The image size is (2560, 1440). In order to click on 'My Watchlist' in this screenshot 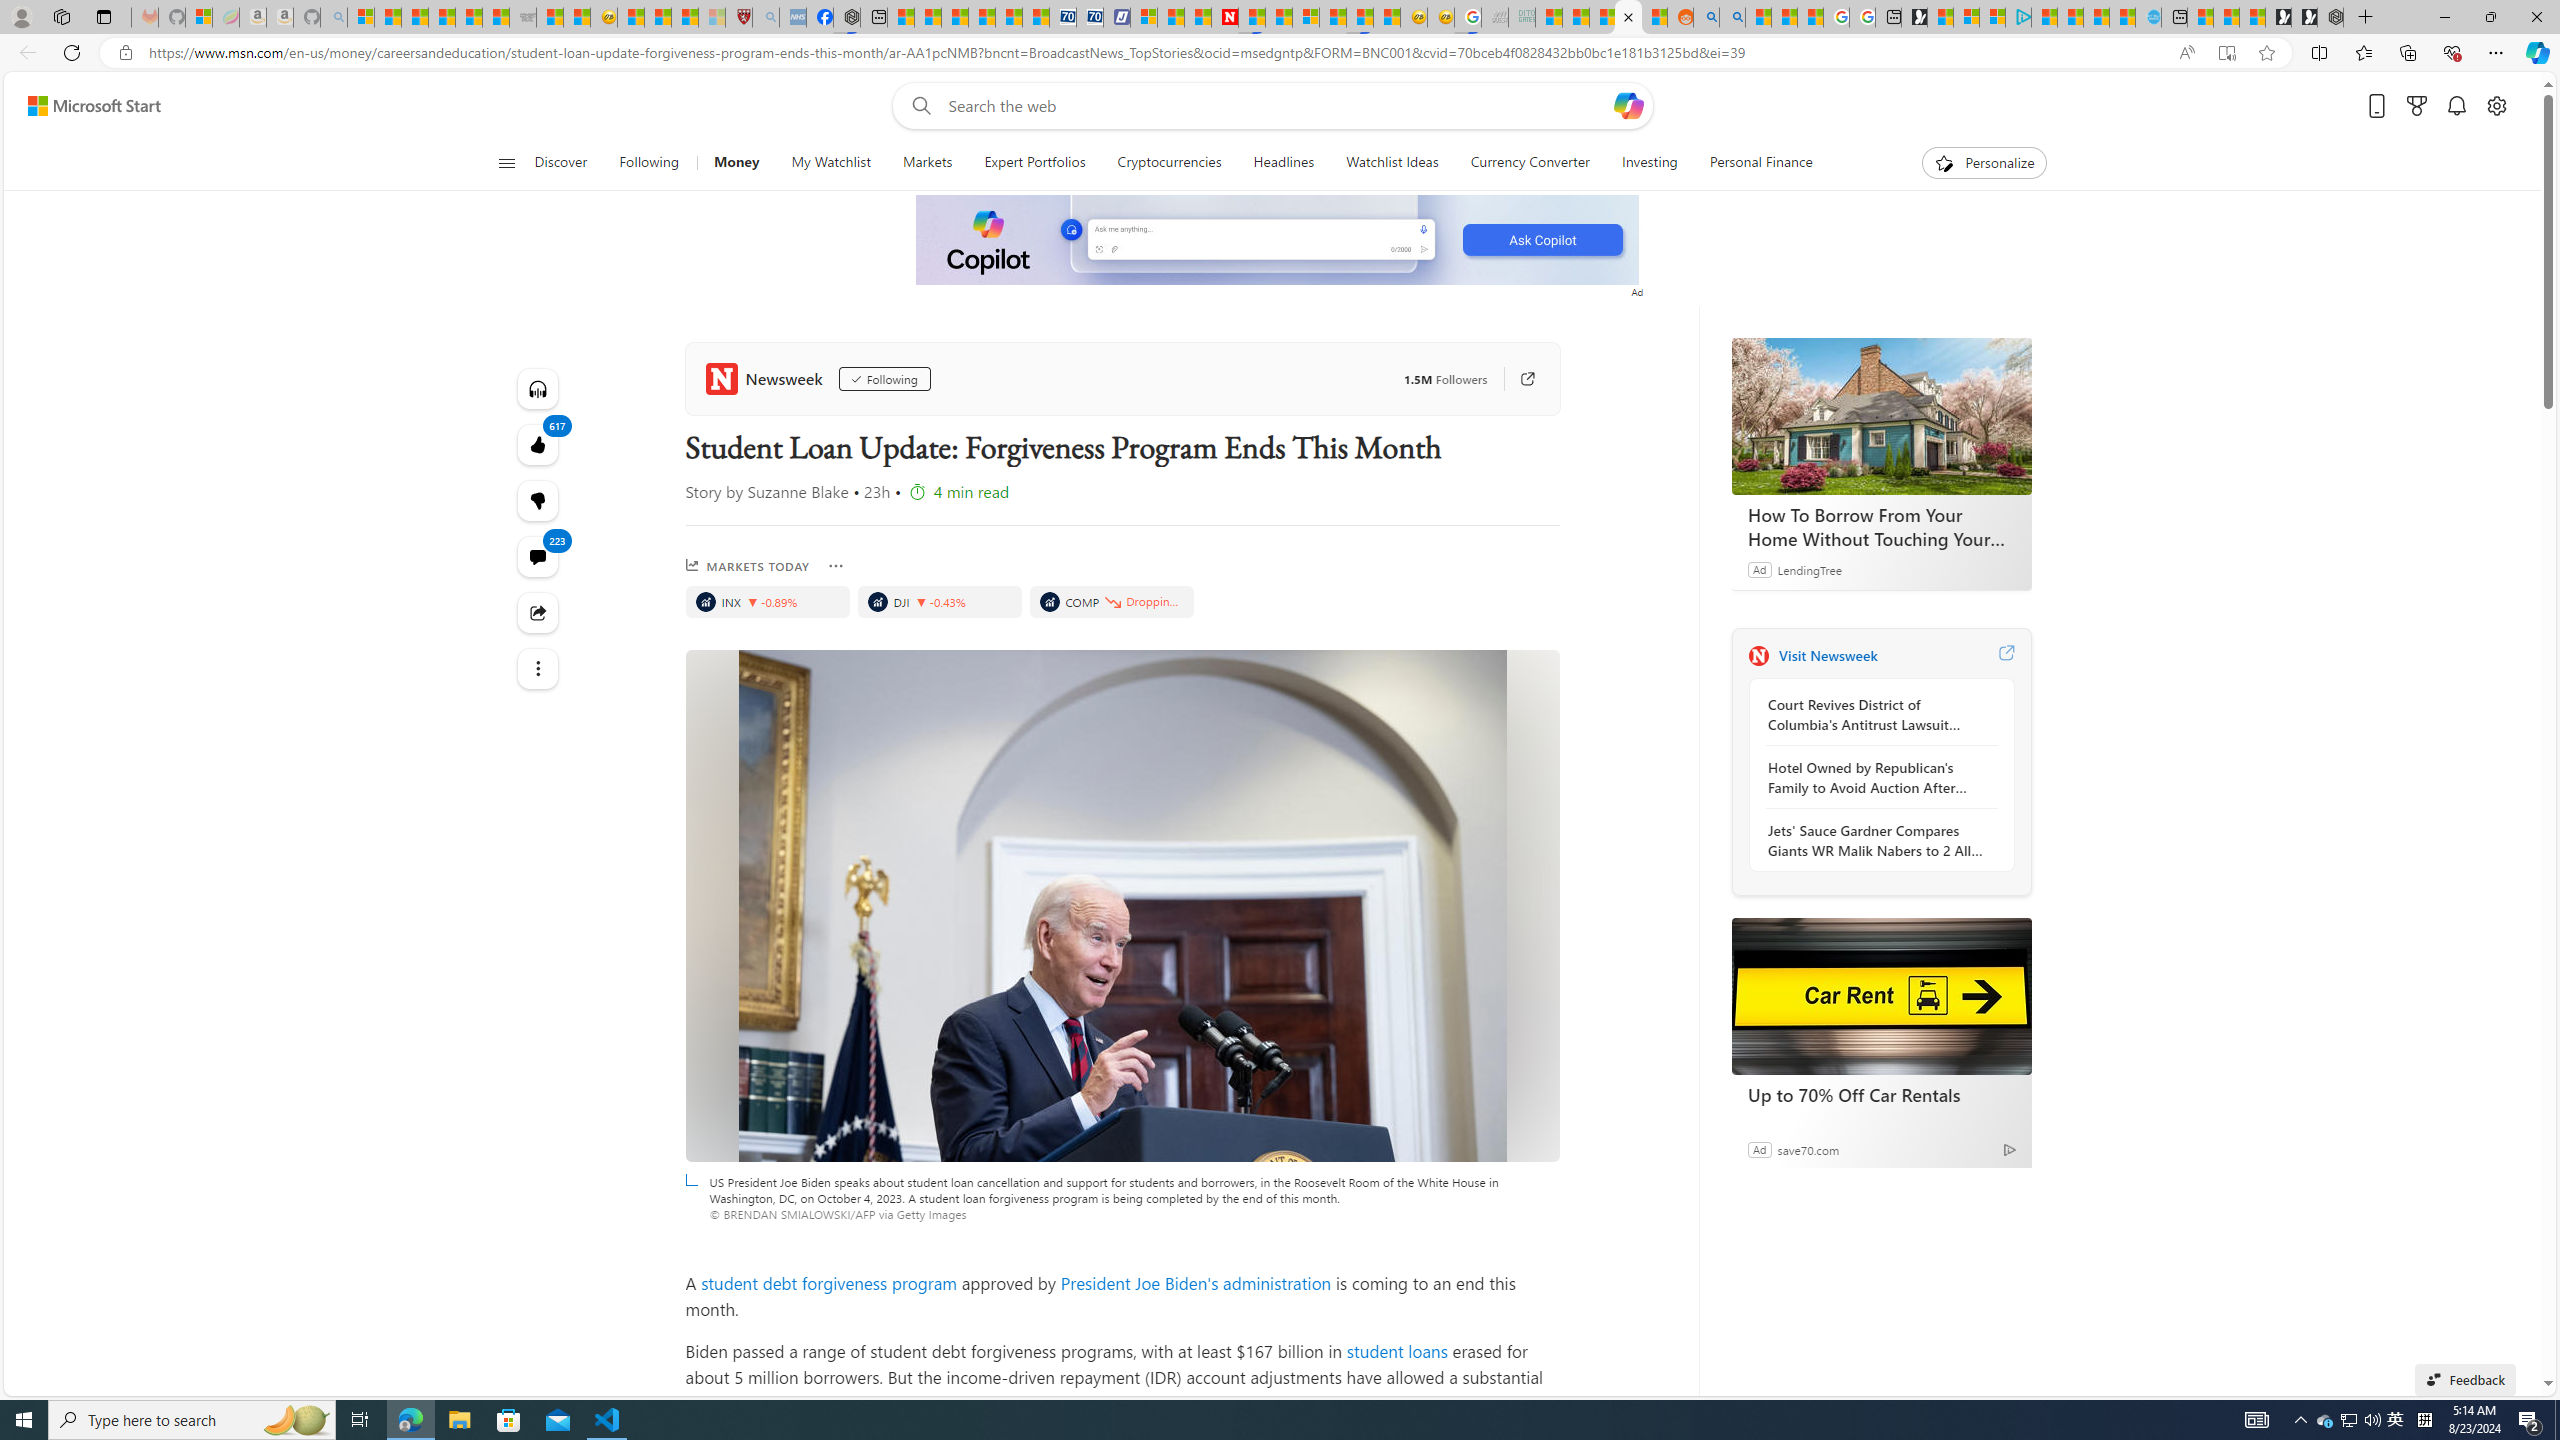, I will do `click(829, 162)`.